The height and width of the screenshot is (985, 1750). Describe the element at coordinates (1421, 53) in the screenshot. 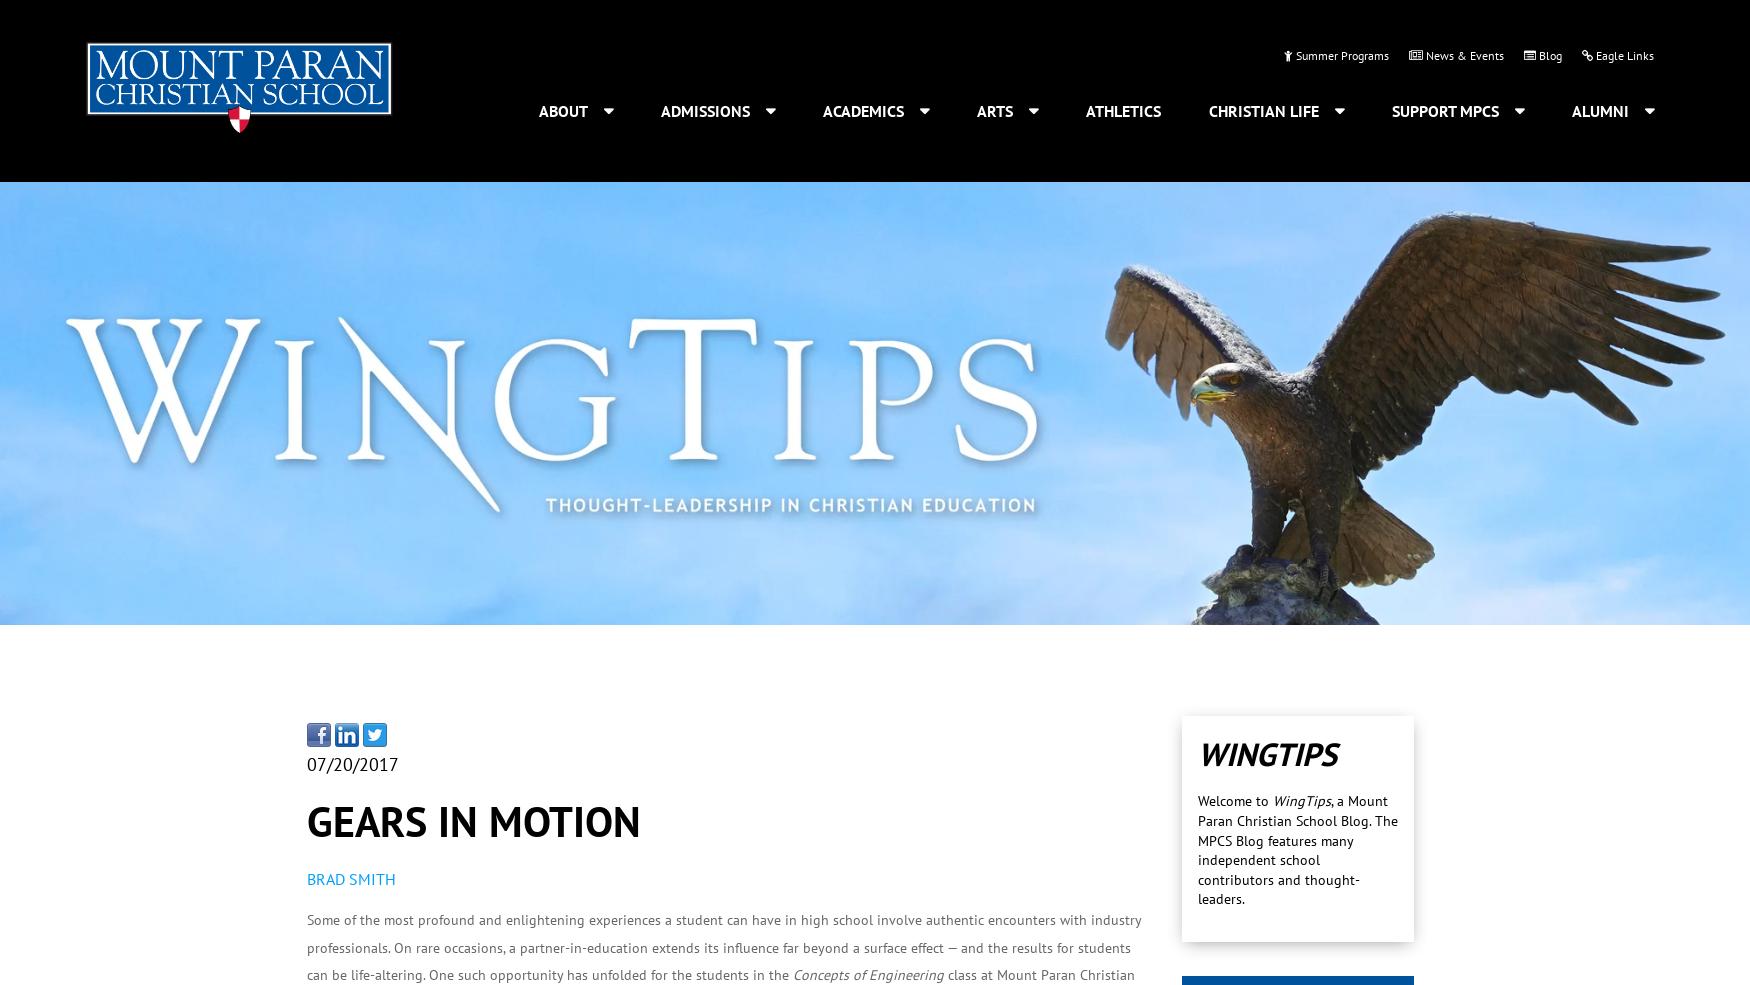

I see `'News & Events'` at that location.